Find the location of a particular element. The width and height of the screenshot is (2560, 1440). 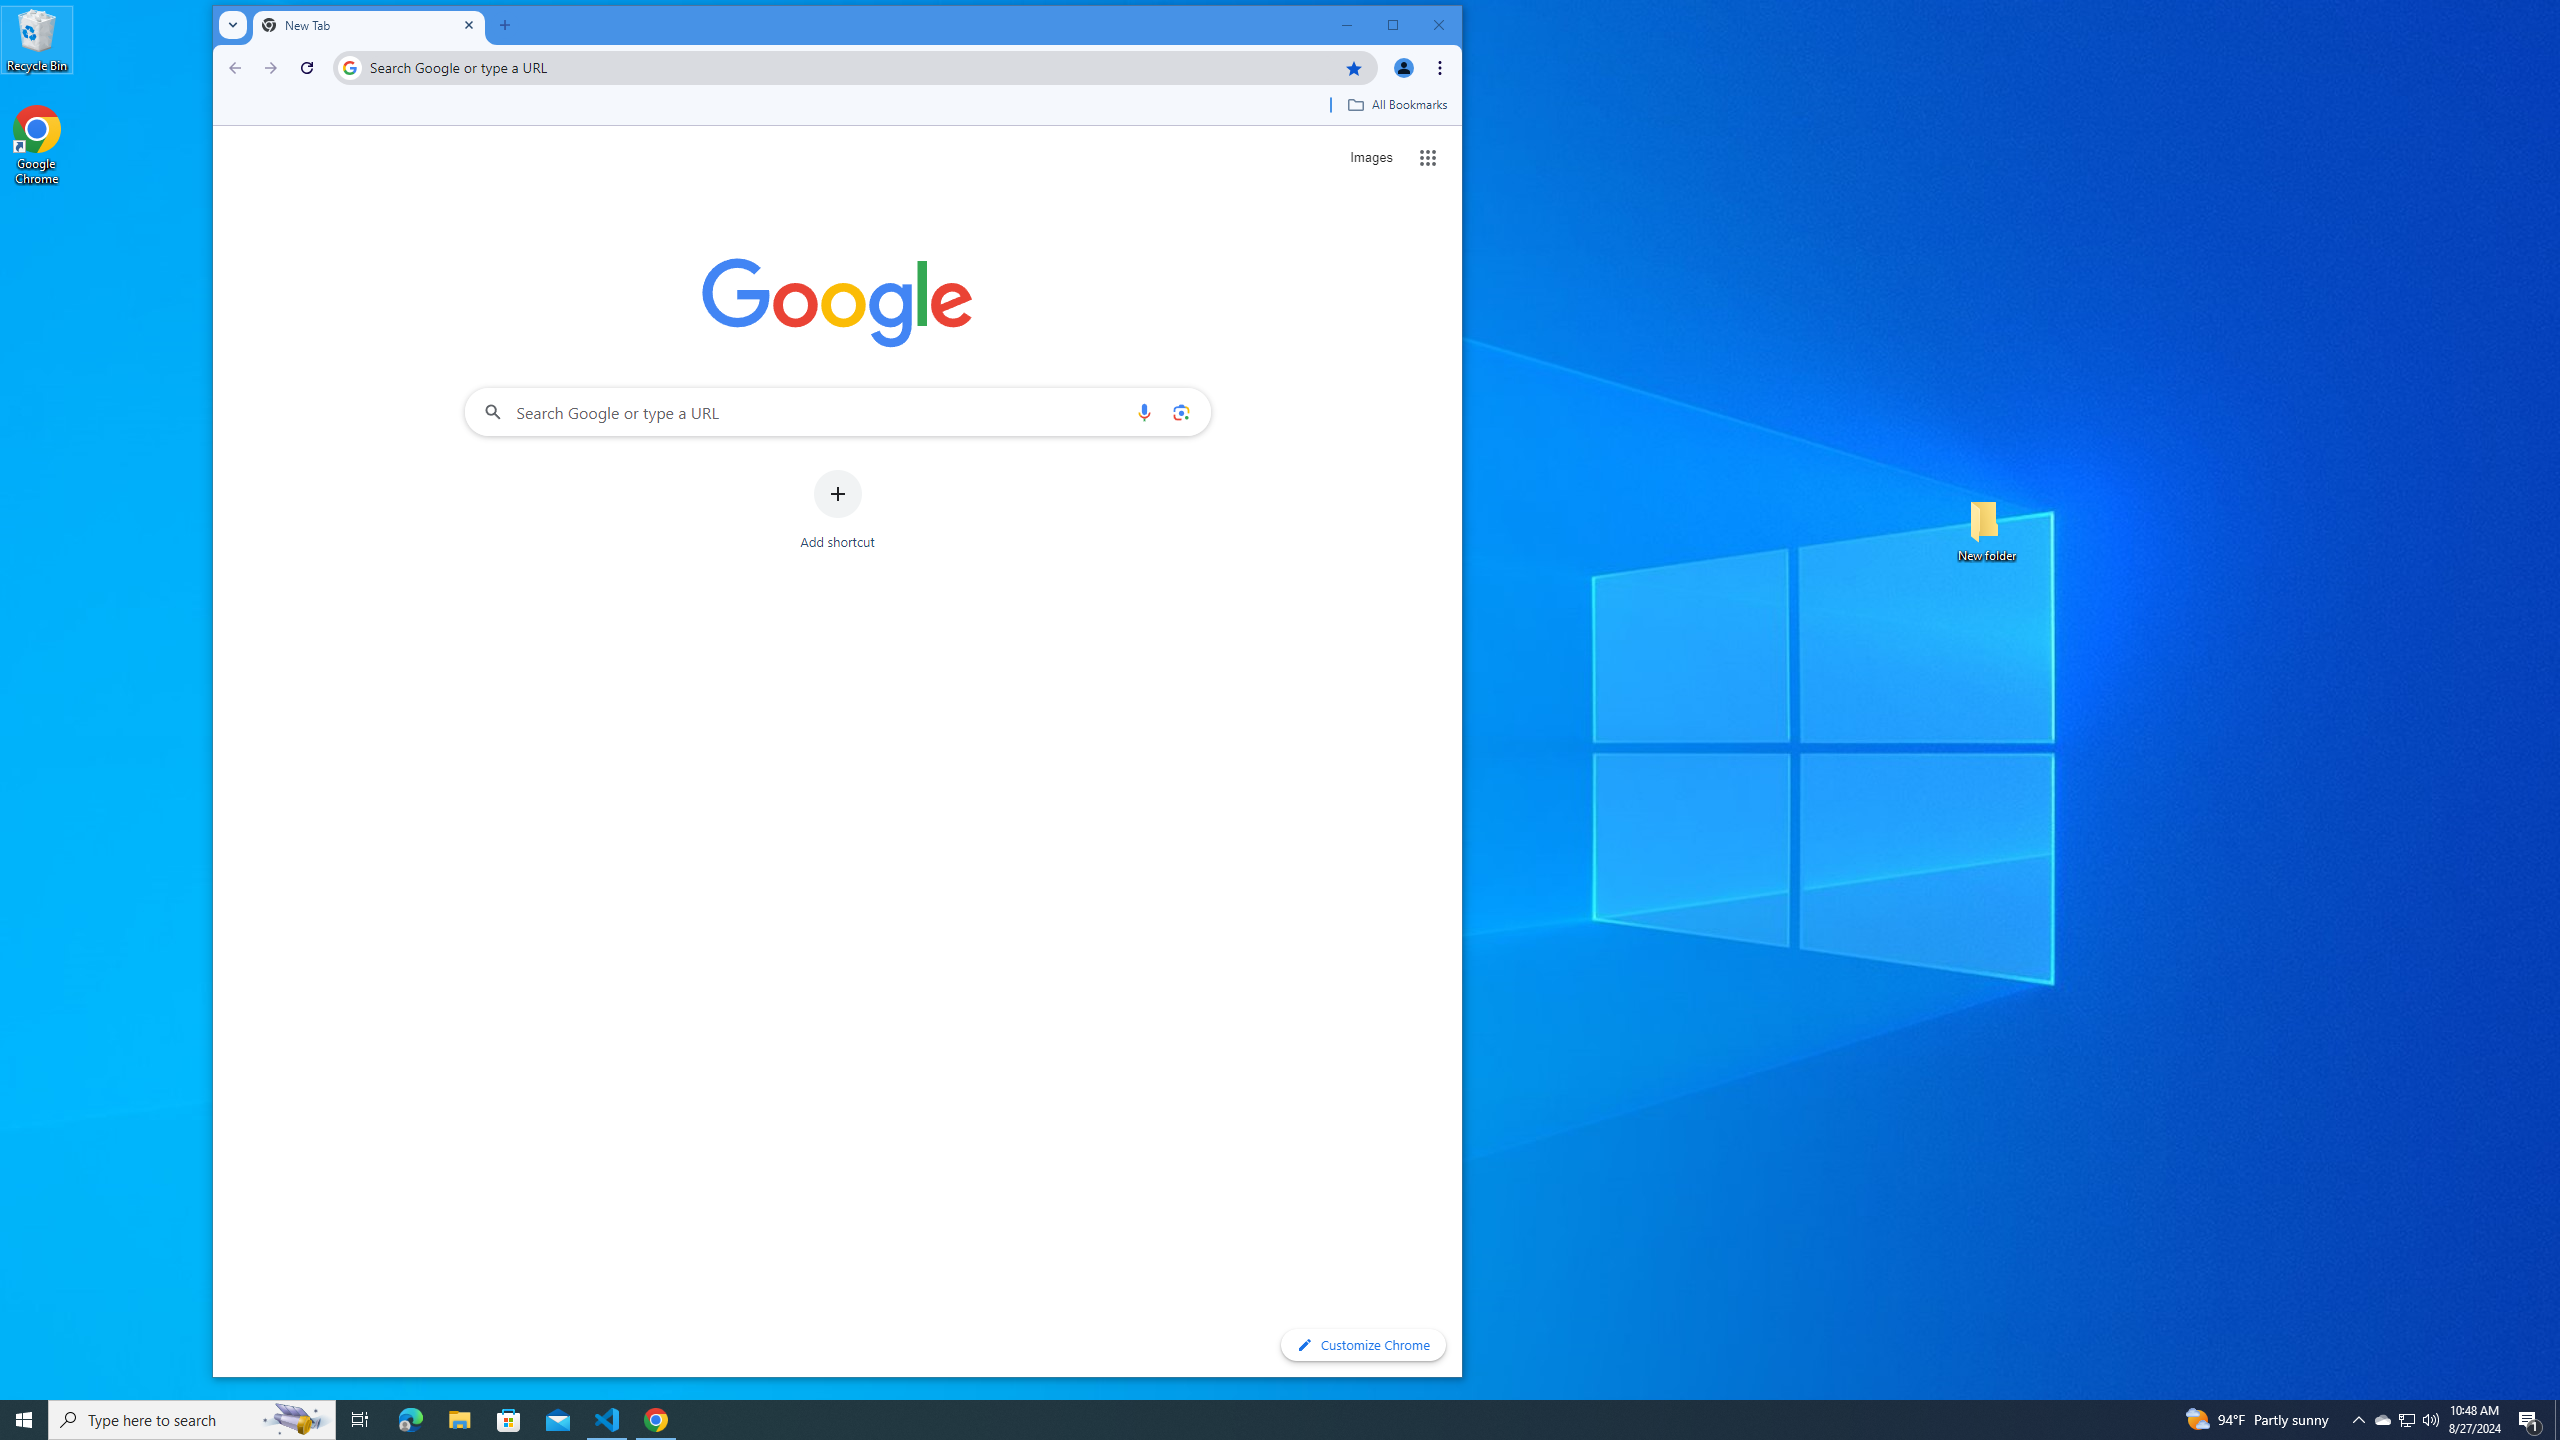

'Recycle Bin' is located at coordinates (36, 38).